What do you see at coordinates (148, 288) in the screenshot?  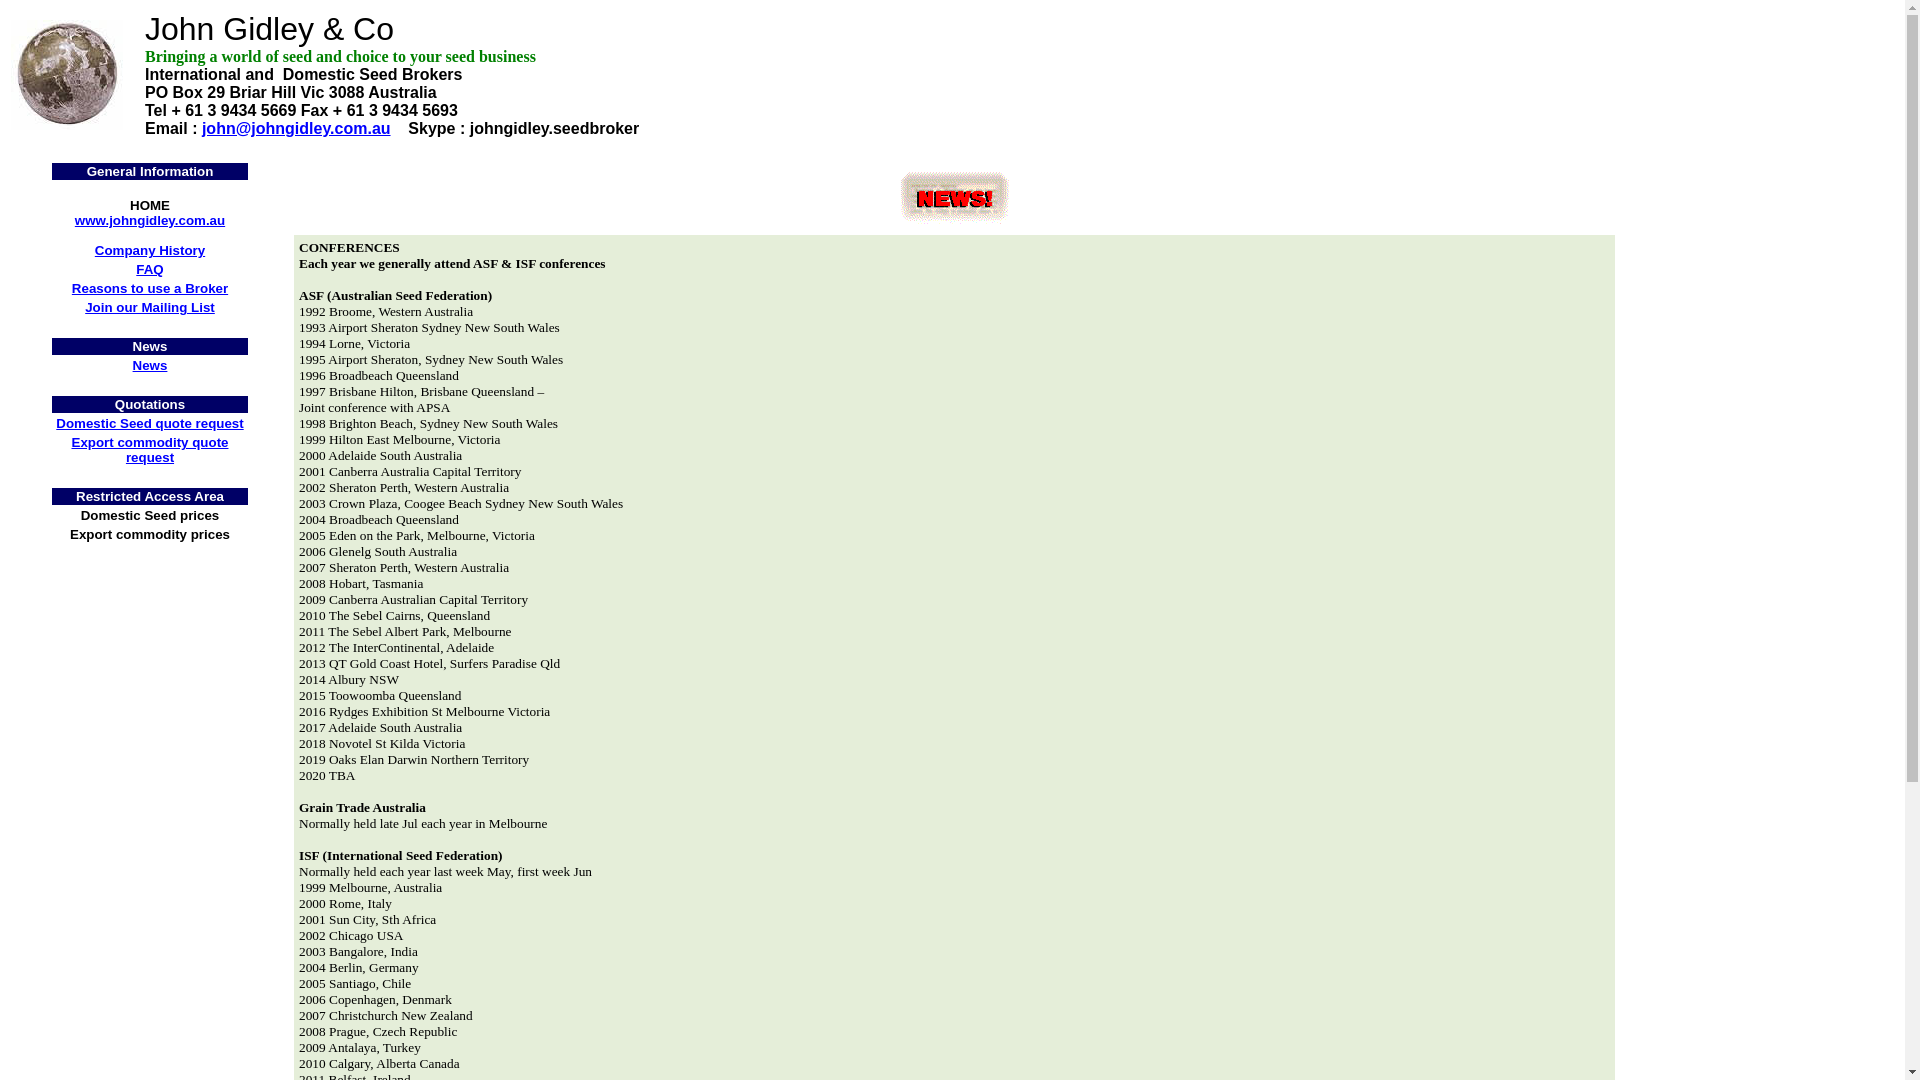 I see `'Reasons to use a Broker'` at bounding box center [148, 288].